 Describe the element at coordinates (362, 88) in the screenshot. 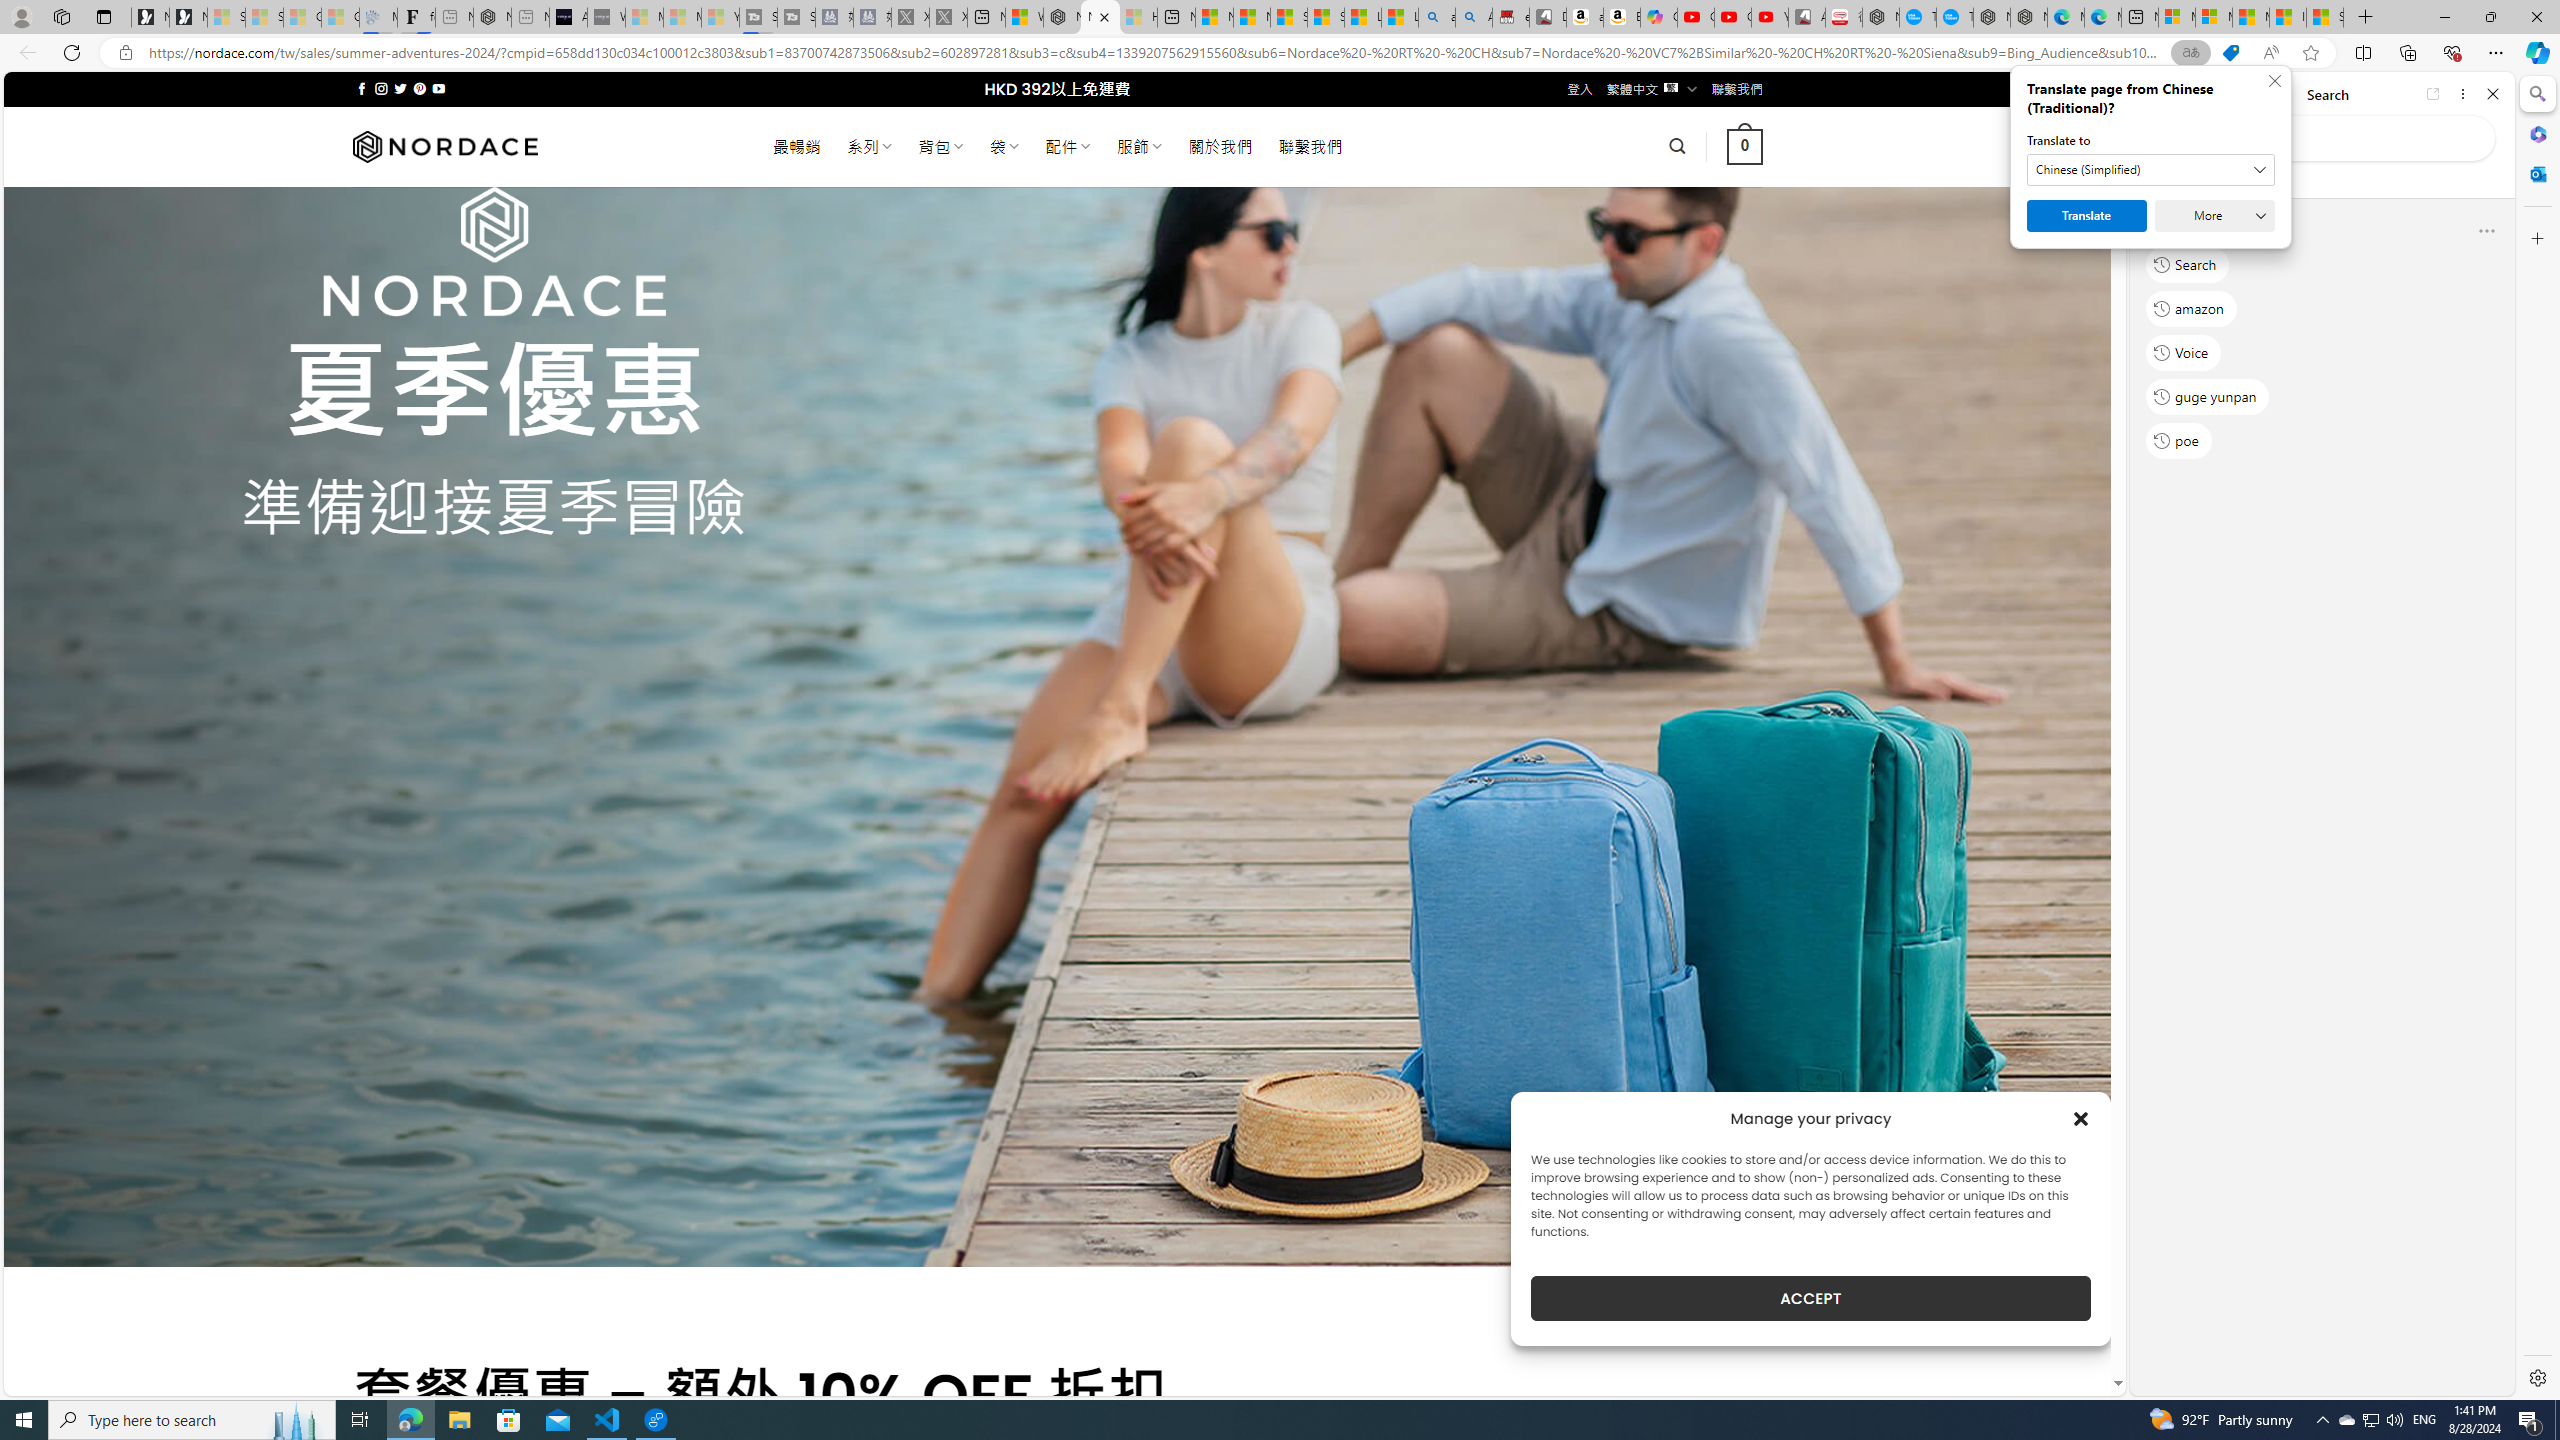

I see `'Follow on Facebook'` at that location.